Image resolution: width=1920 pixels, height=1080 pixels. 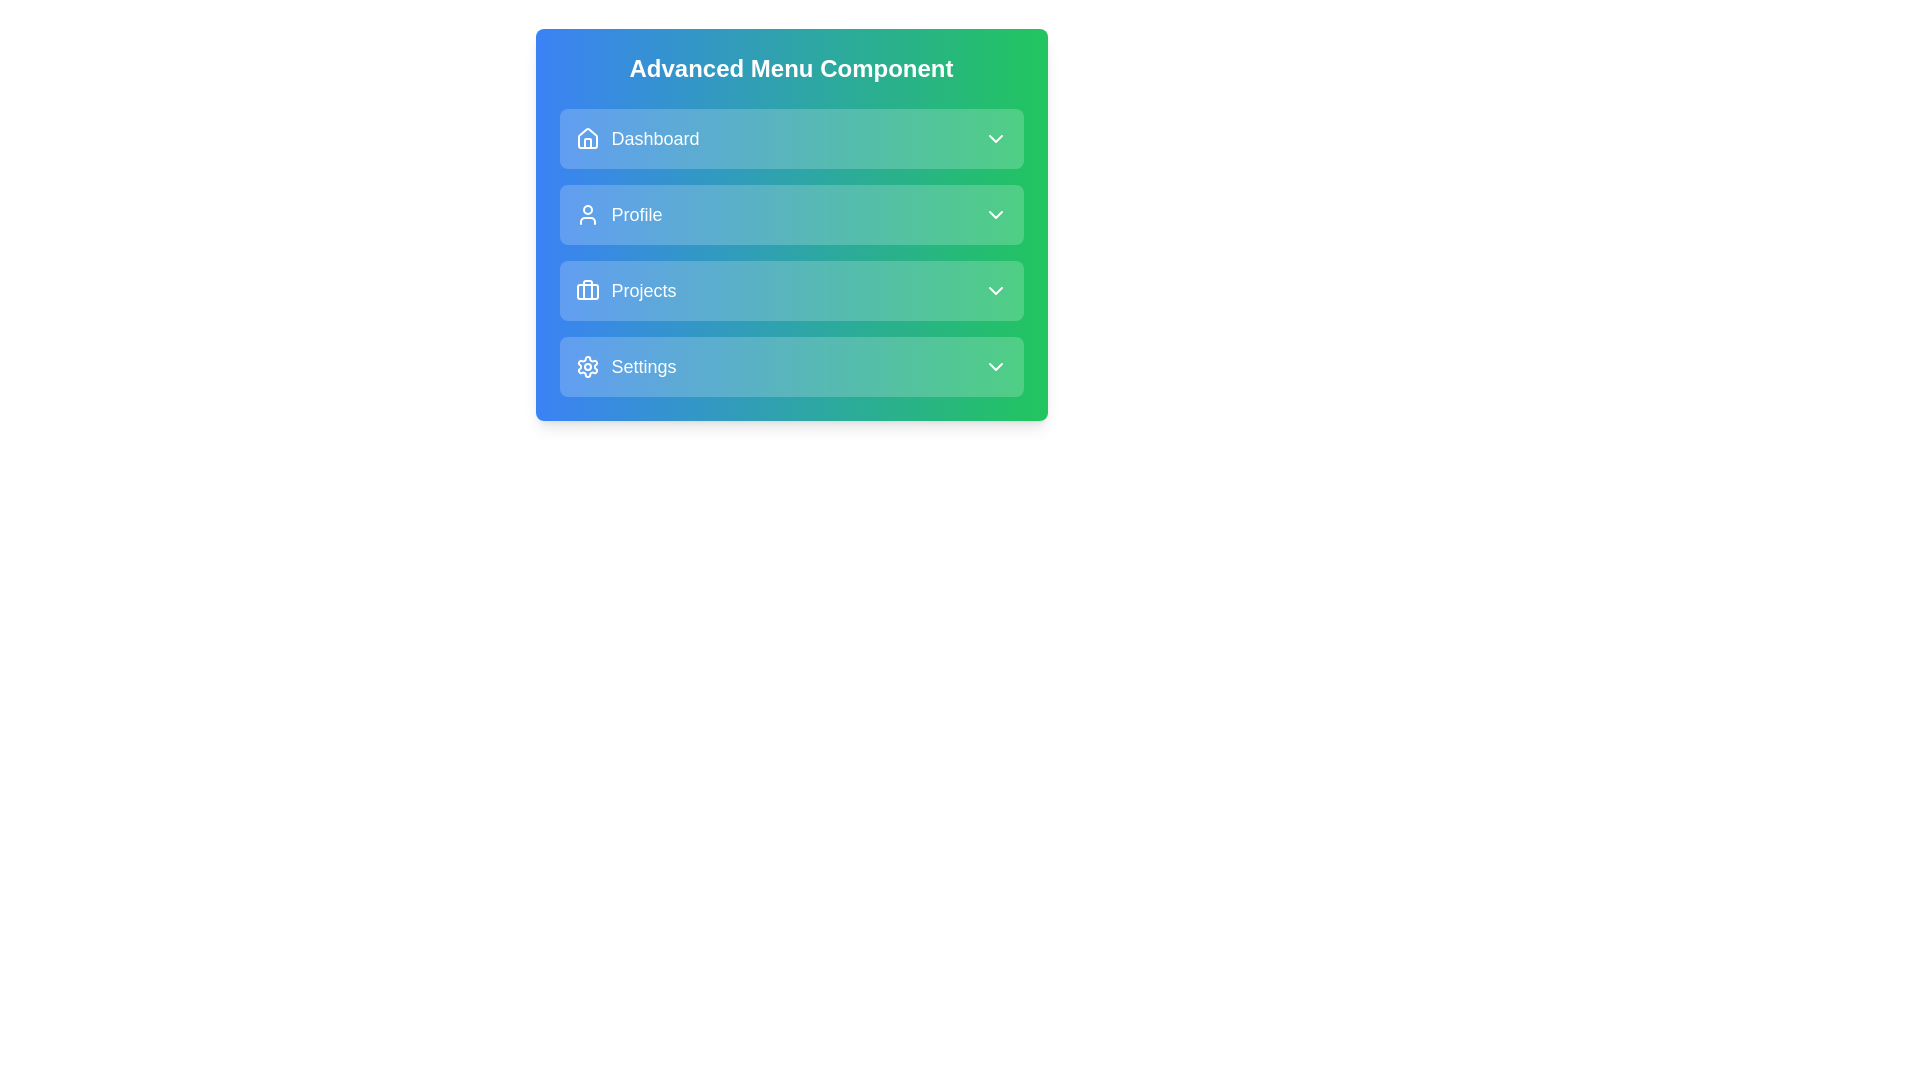 What do you see at coordinates (790, 366) in the screenshot?
I see `the settings button located at the bottom of a vertical list within a rounded rectangle menu` at bounding box center [790, 366].